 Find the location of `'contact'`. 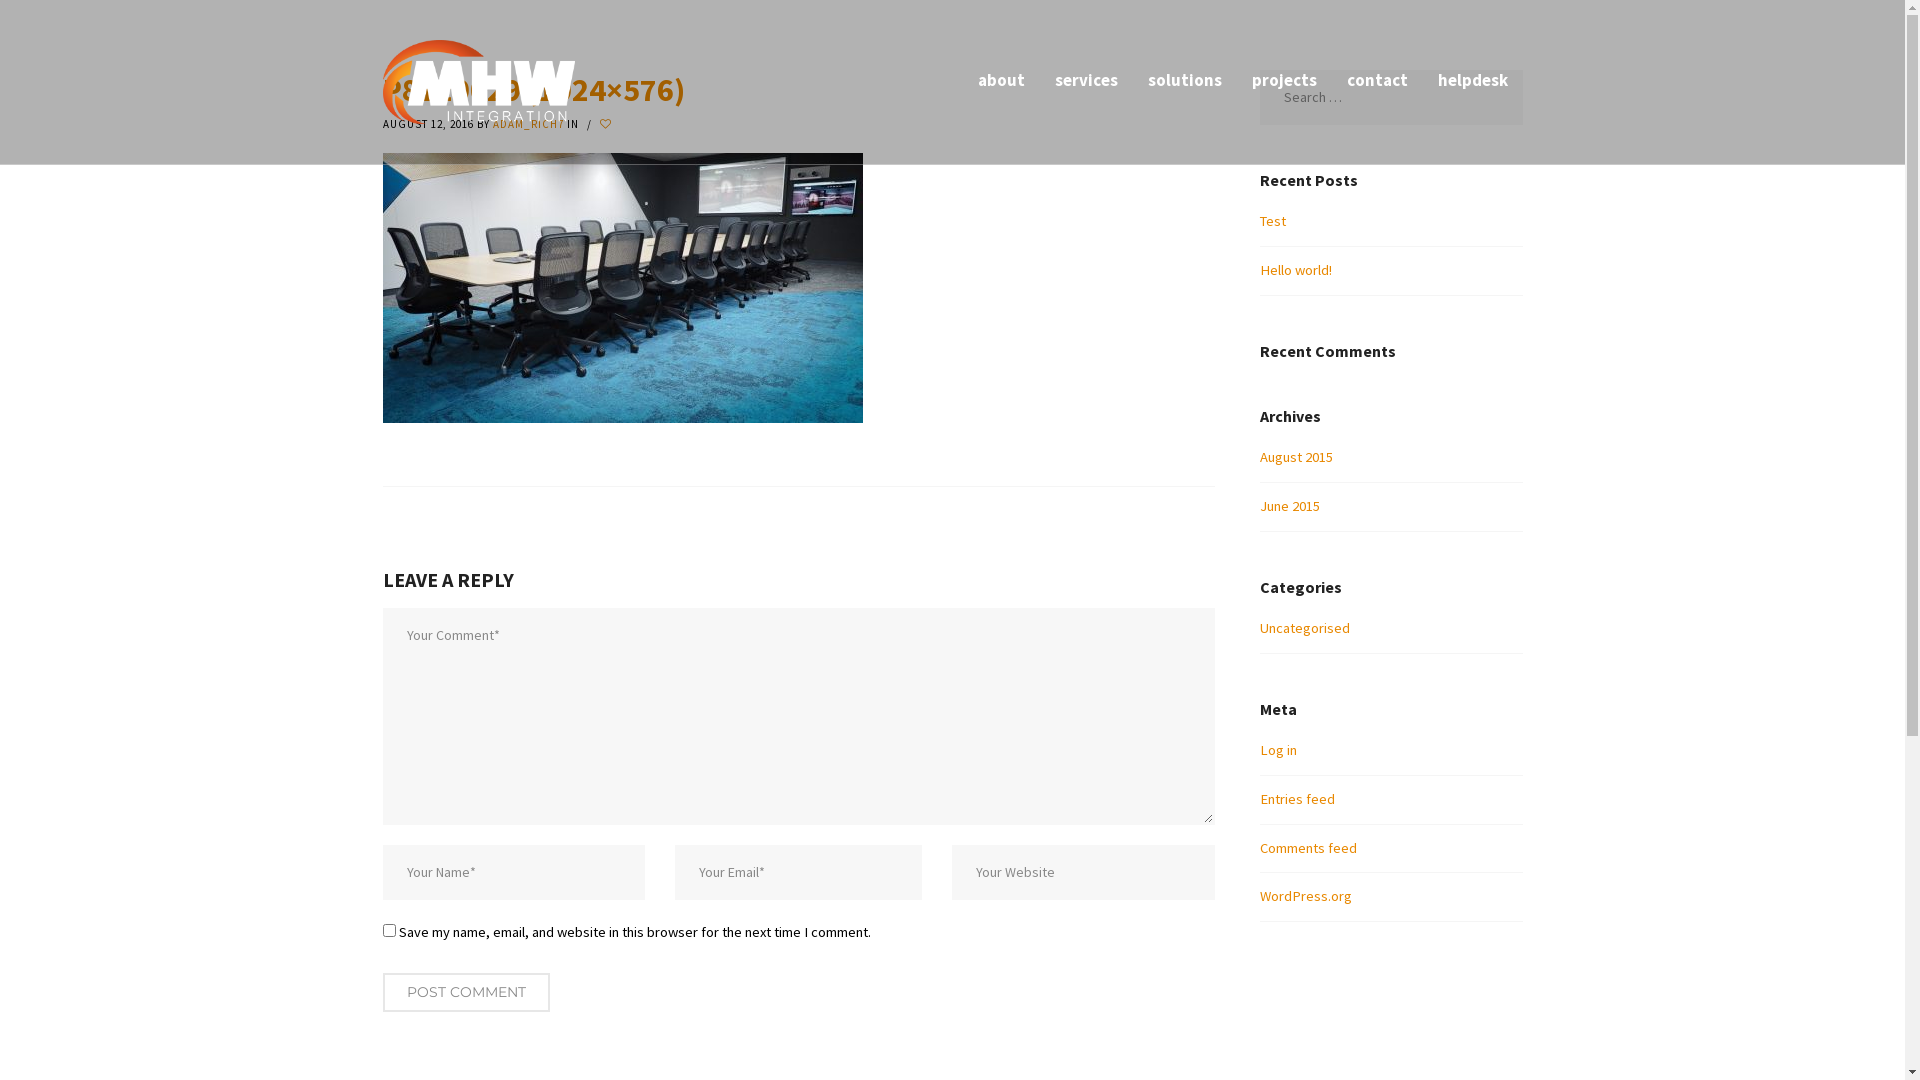

'contact' is located at coordinates (1376, 80).